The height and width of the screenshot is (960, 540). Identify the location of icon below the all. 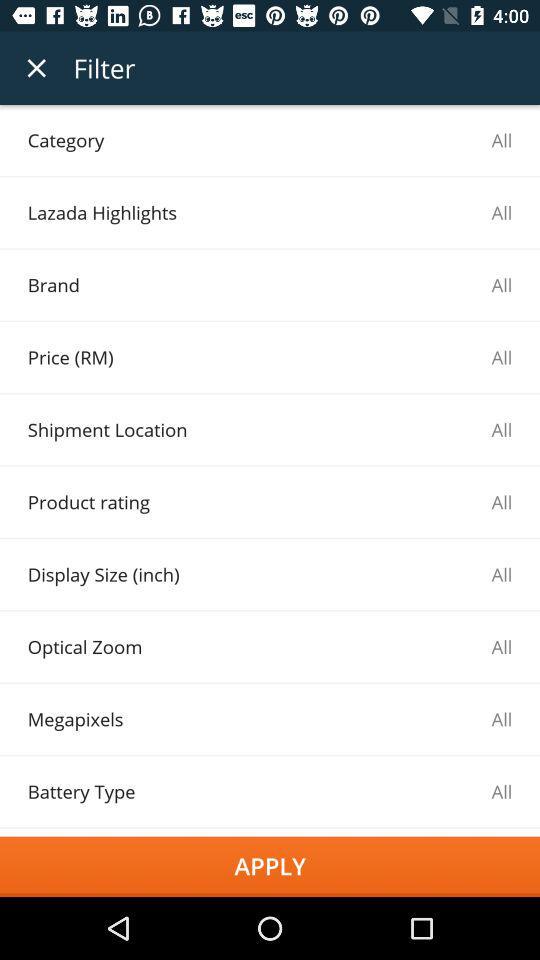
(270, 865).